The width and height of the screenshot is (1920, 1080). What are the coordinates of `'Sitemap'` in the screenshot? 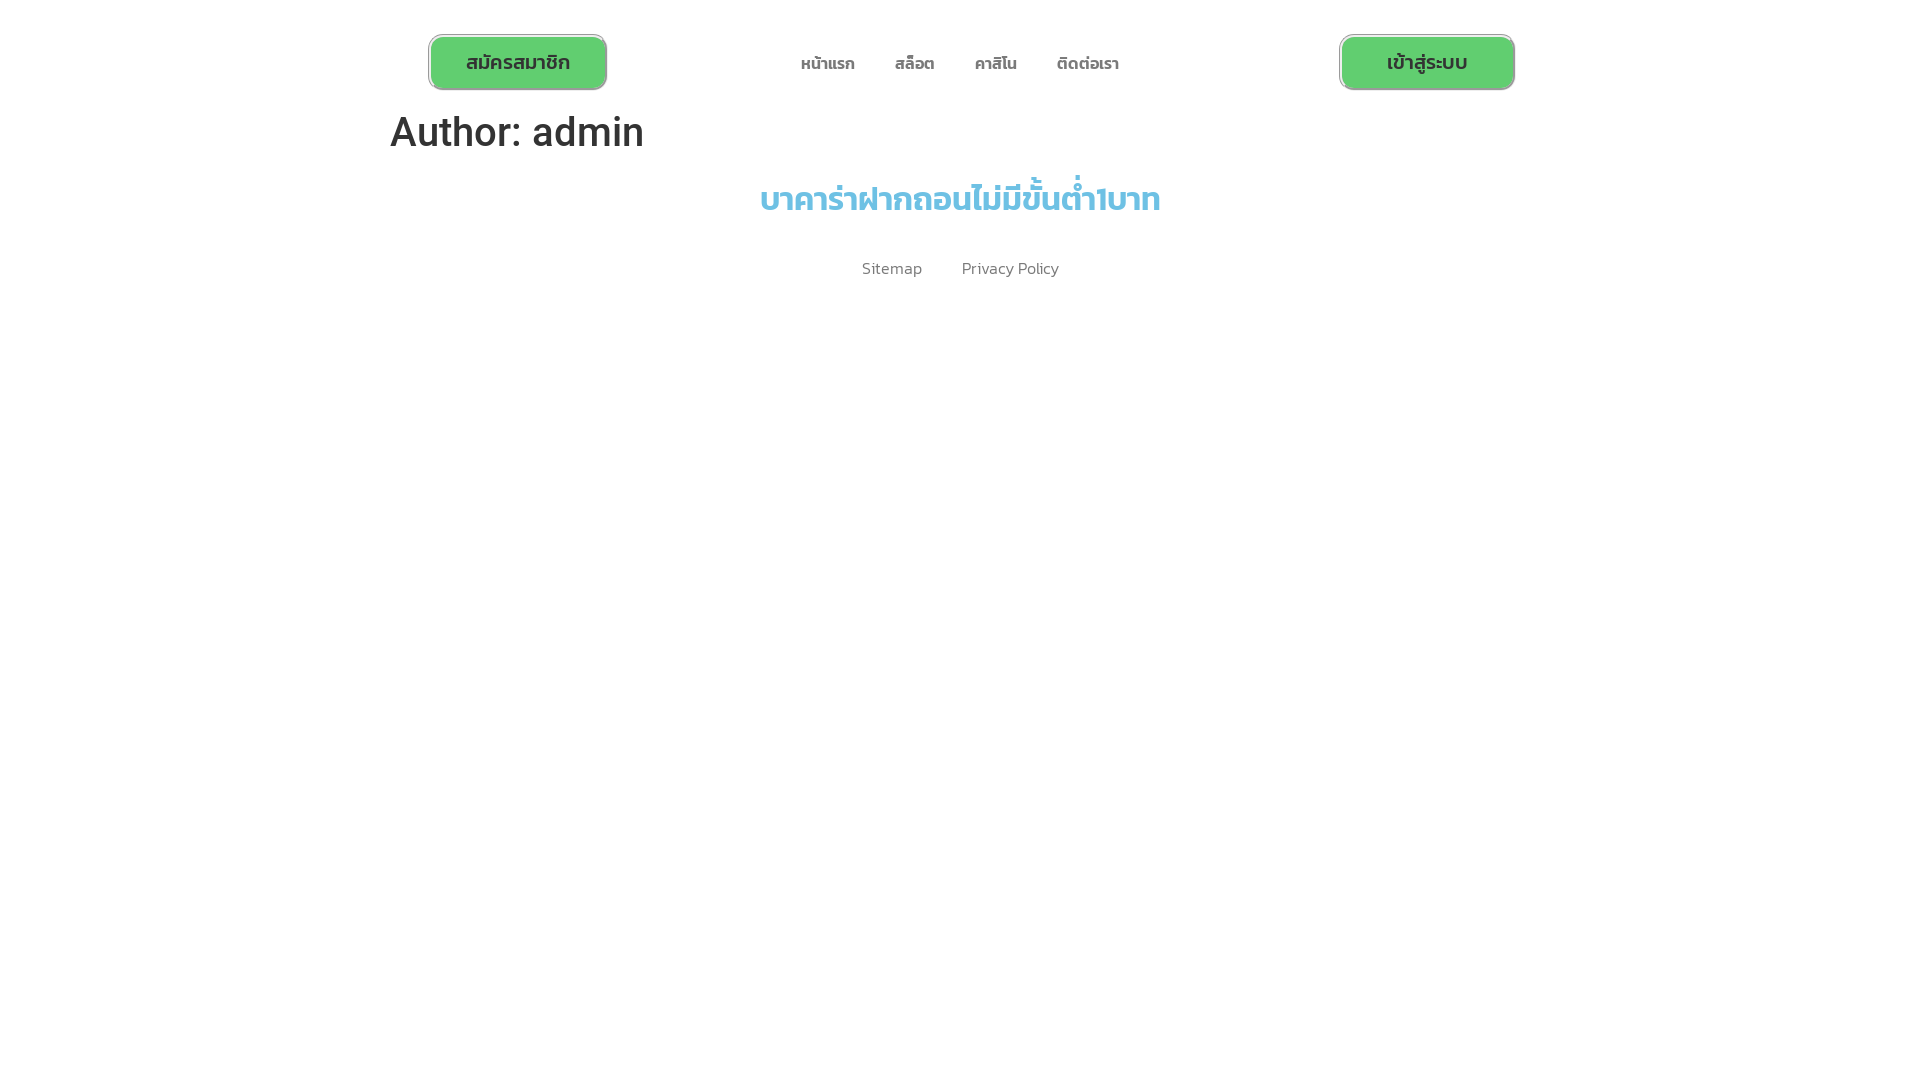 It's located at (891, 267).